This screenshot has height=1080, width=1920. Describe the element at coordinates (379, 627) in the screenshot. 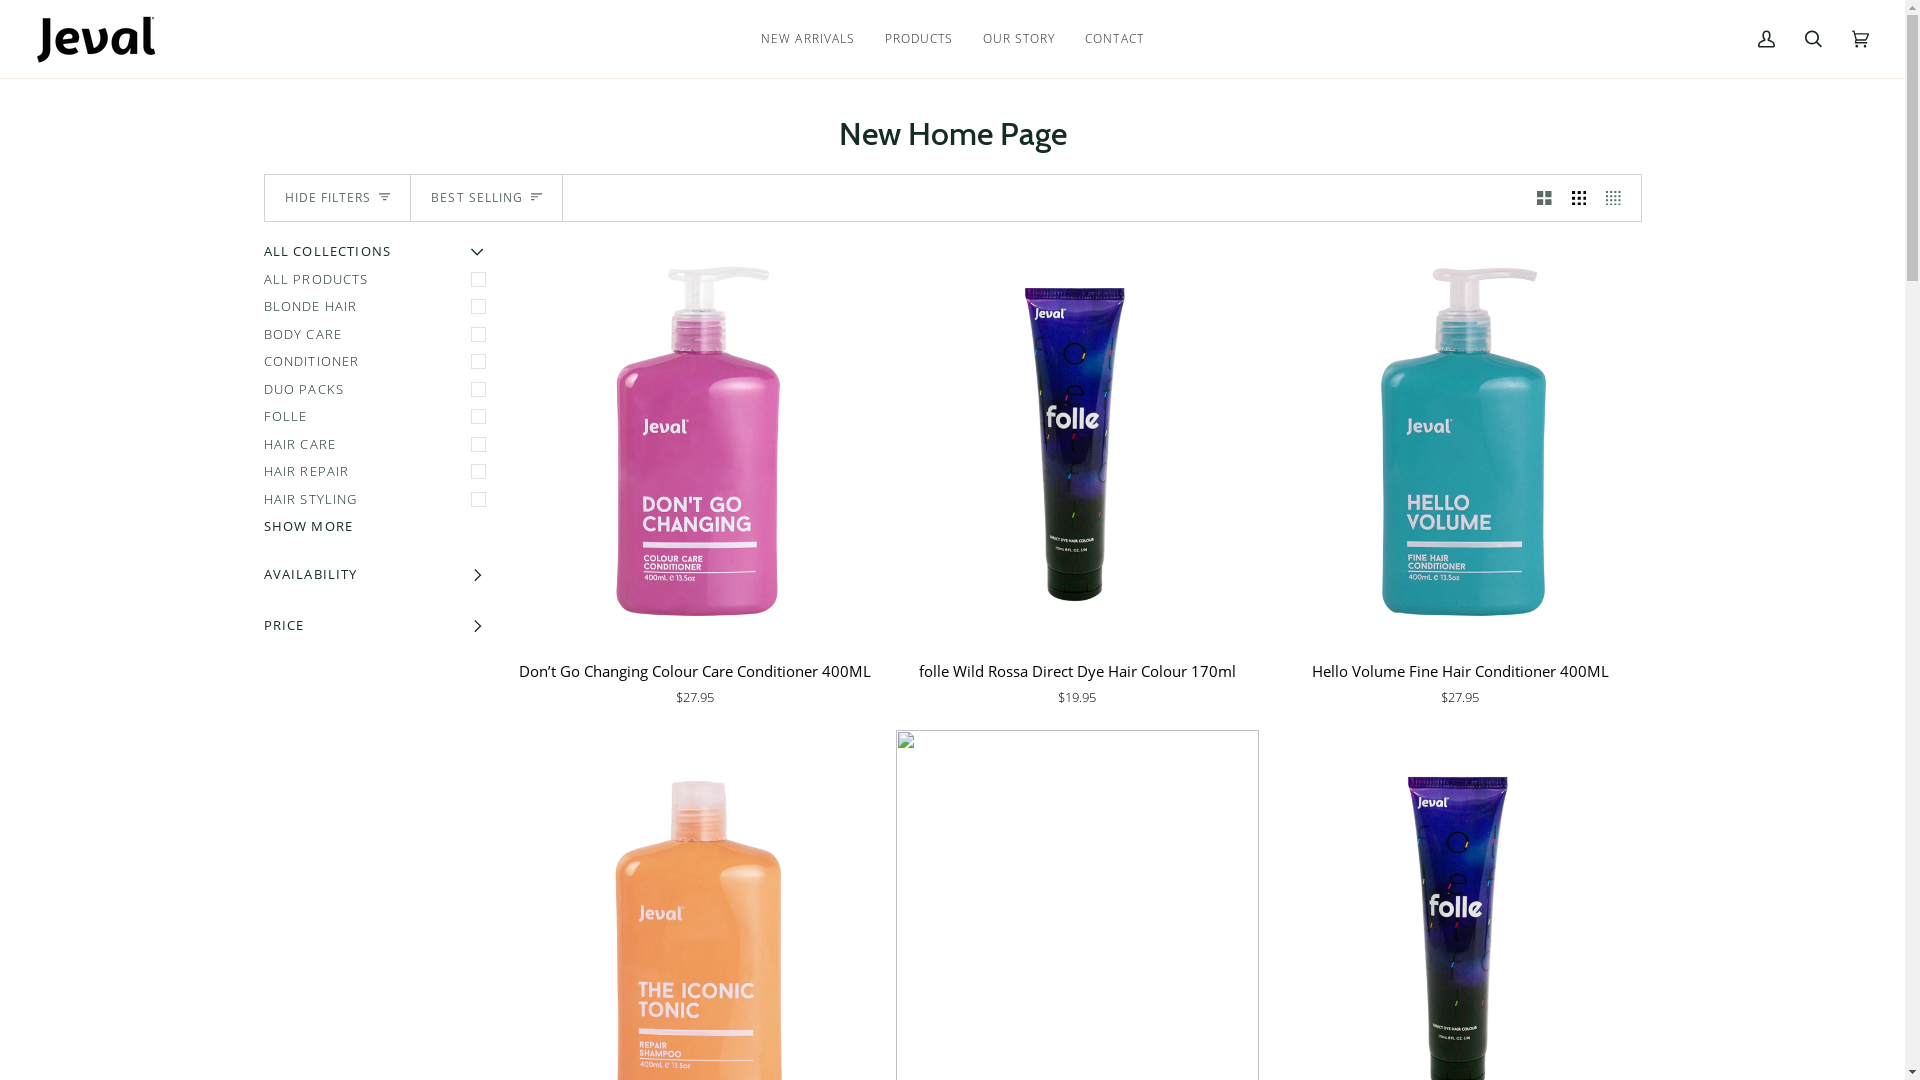

I see `'PRICE` at that location.